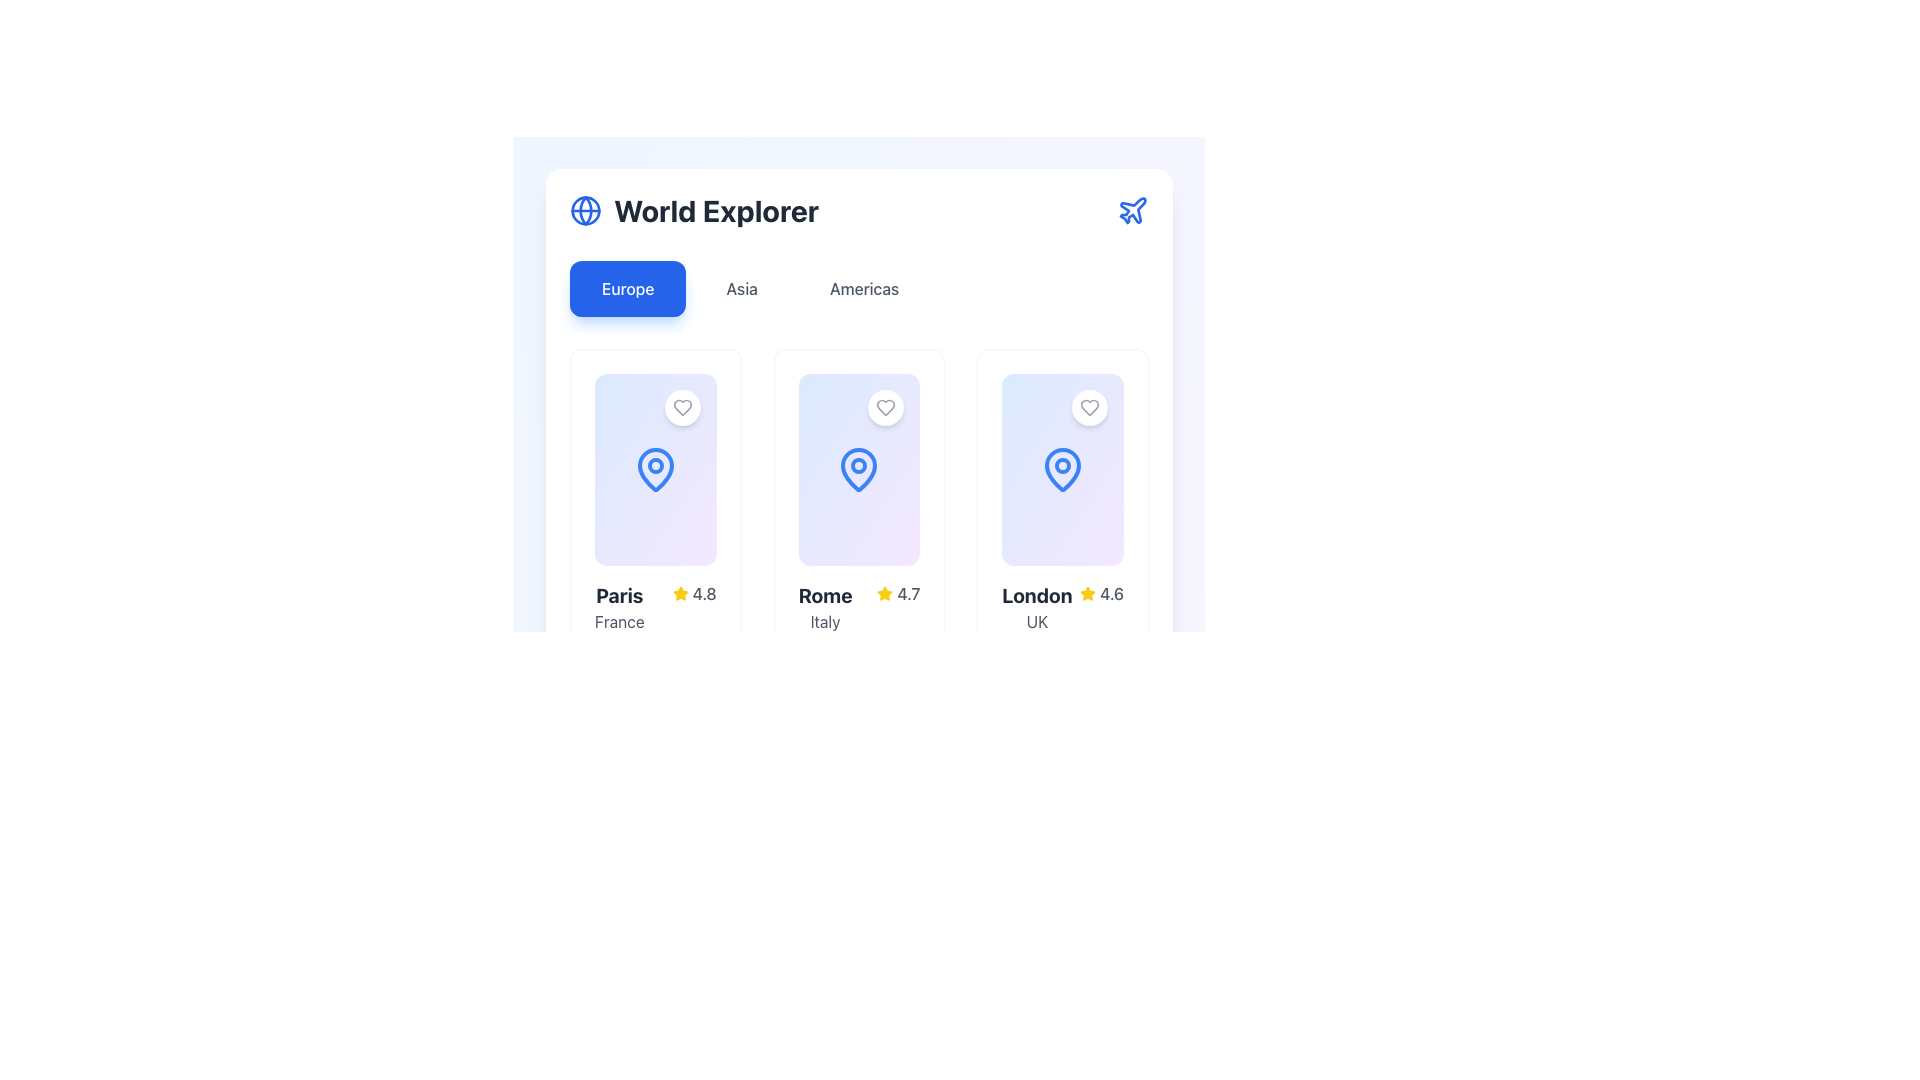 Image resolution: width=1920 pixels, height=1080 pixels. I want to click on the main descriptive text within the third location card that denotes the name 'London' and its associated country 'UK', so click(1037, 607).